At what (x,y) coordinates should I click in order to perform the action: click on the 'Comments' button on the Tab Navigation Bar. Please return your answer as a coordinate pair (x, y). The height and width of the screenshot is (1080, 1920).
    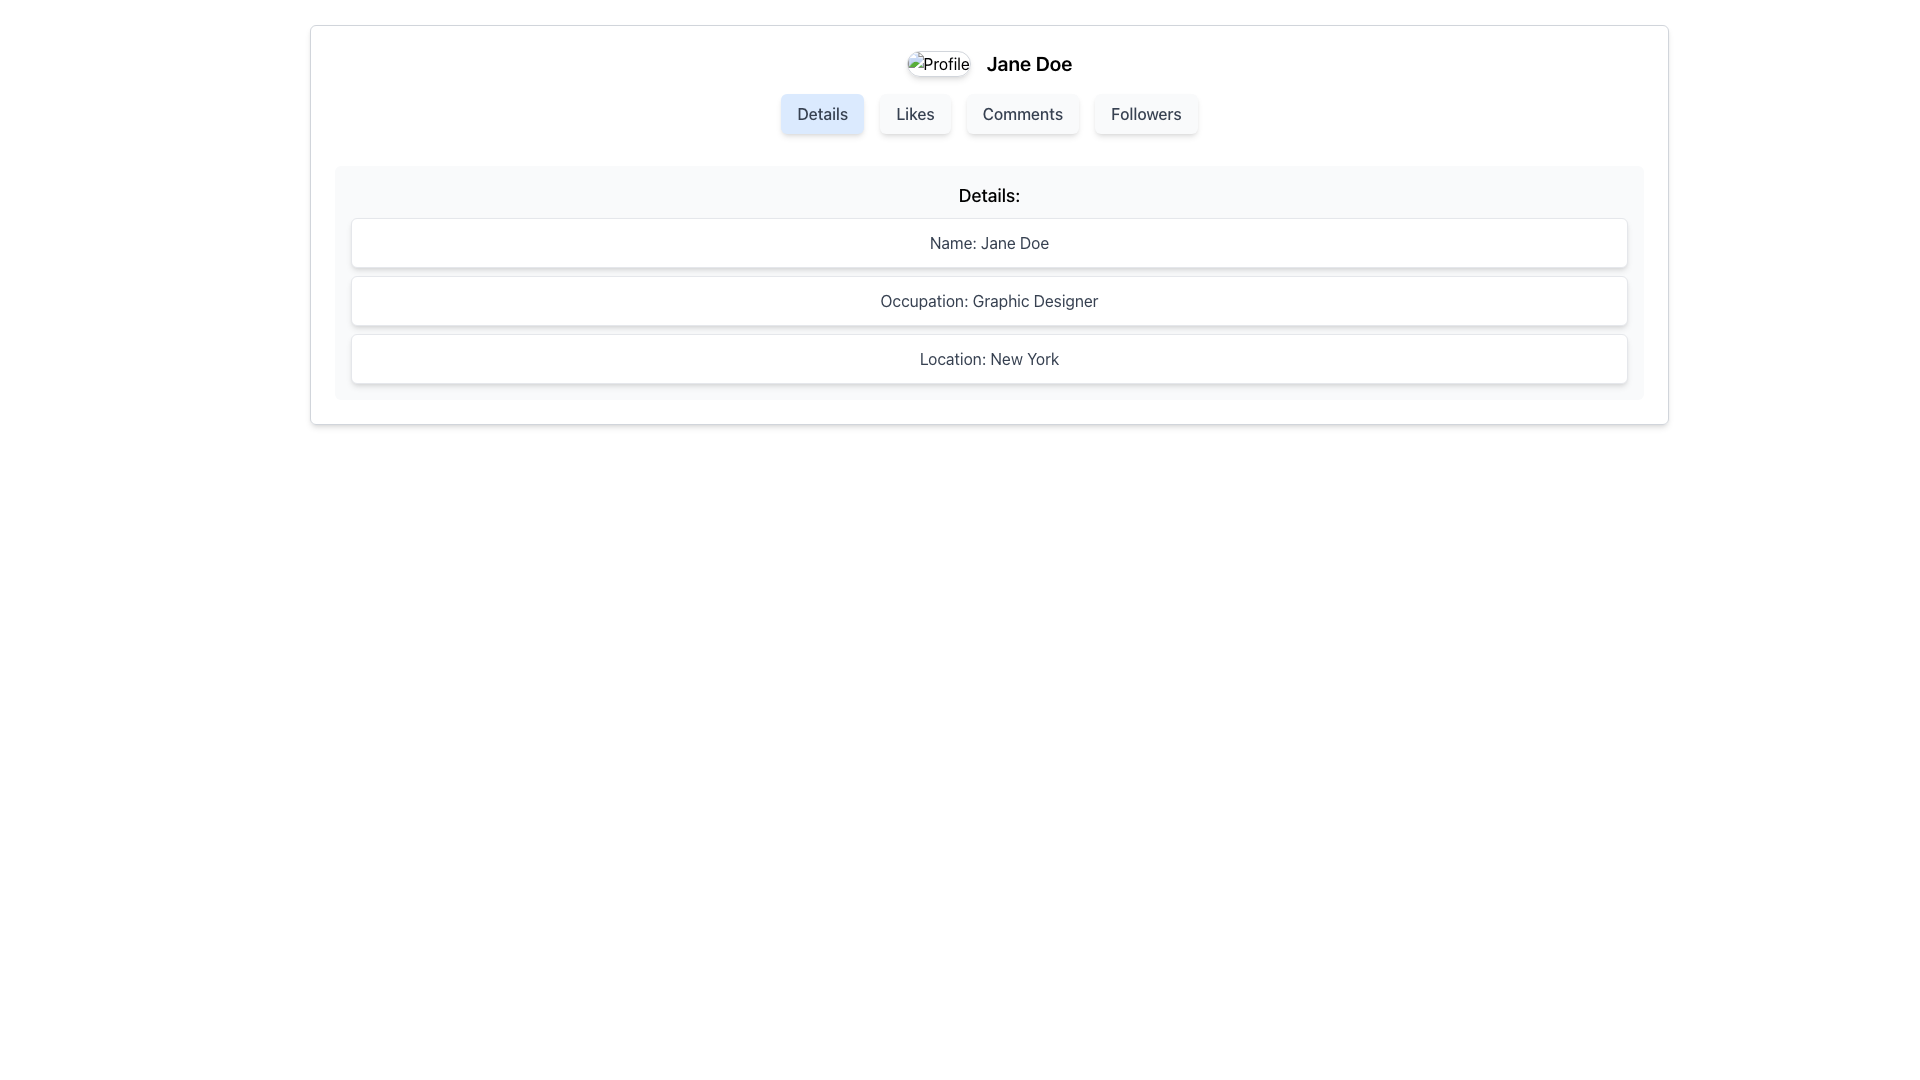
    Looking at the image, I should click on (989, 114).